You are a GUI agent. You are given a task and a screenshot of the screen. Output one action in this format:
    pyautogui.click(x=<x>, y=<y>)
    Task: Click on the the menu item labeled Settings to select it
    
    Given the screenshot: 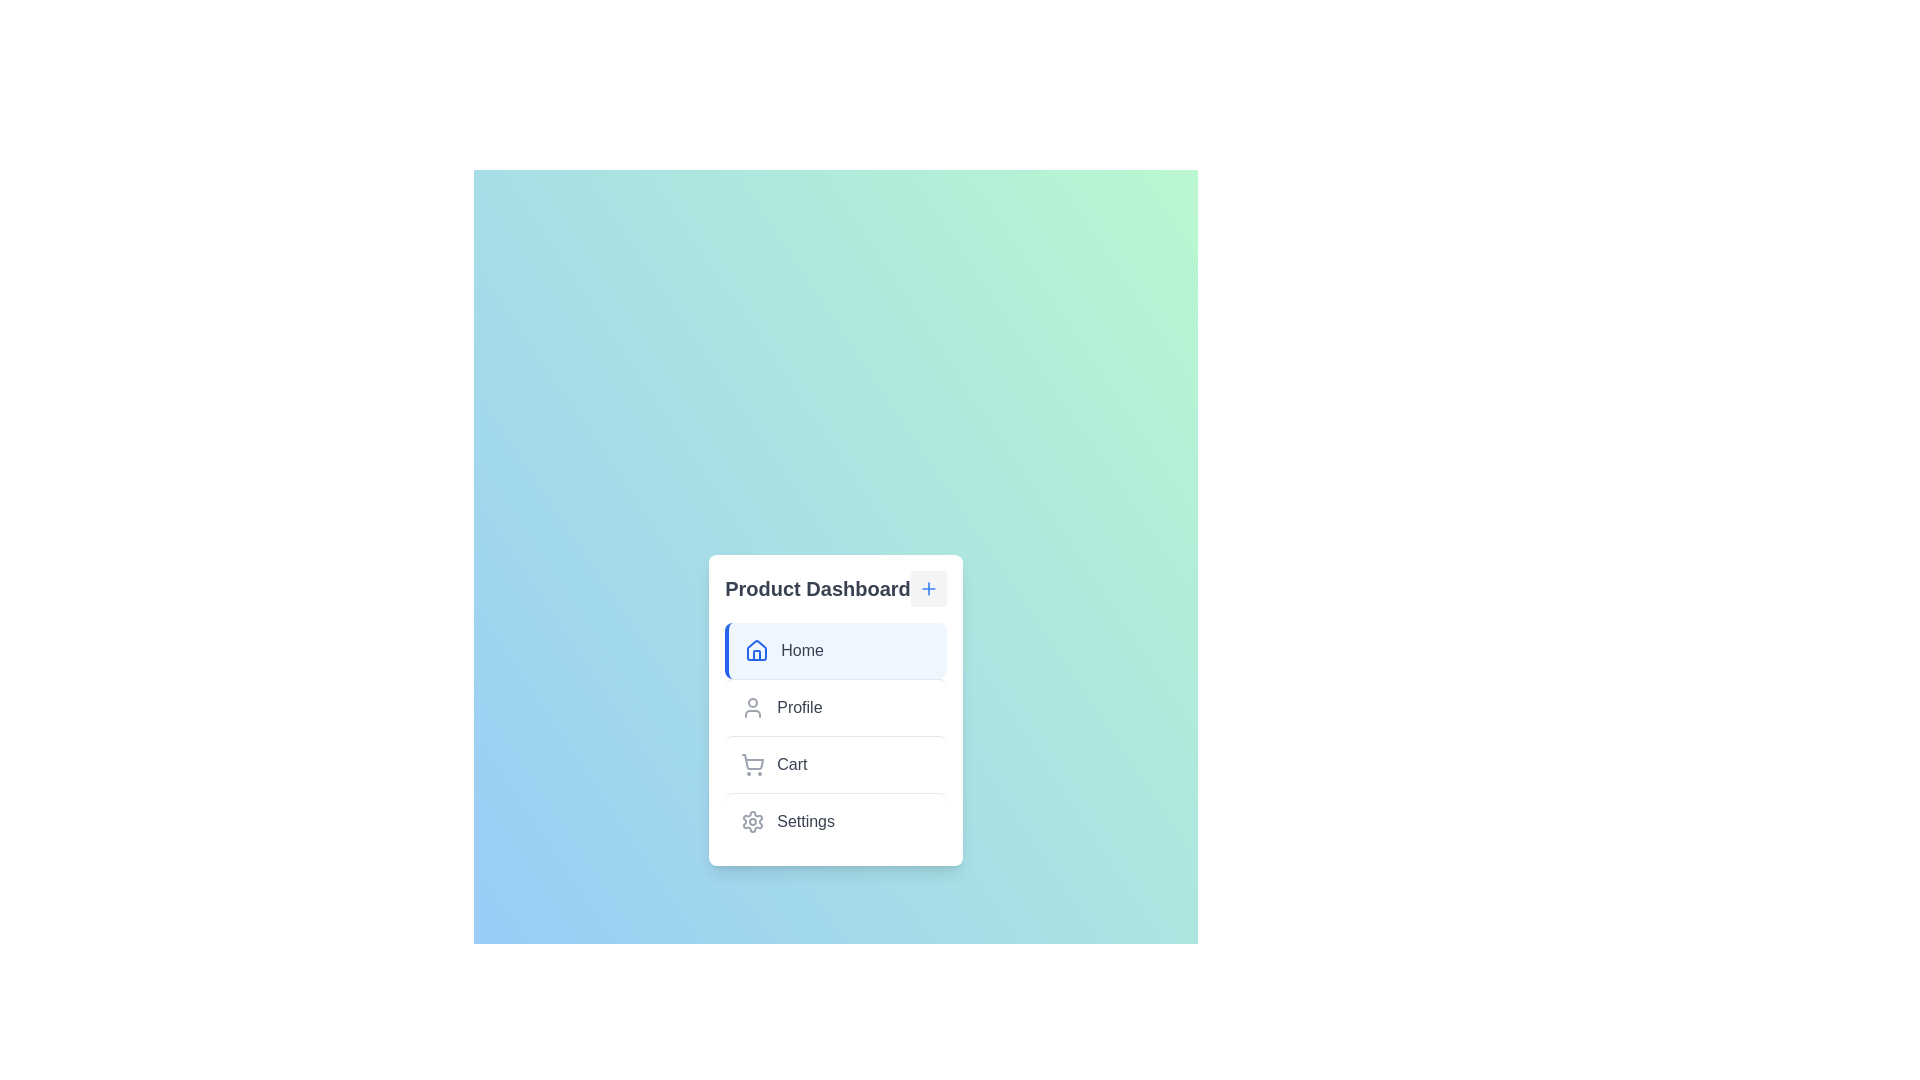 What is the action you would take?
    pyautogui.click(x=835, y=821)
    